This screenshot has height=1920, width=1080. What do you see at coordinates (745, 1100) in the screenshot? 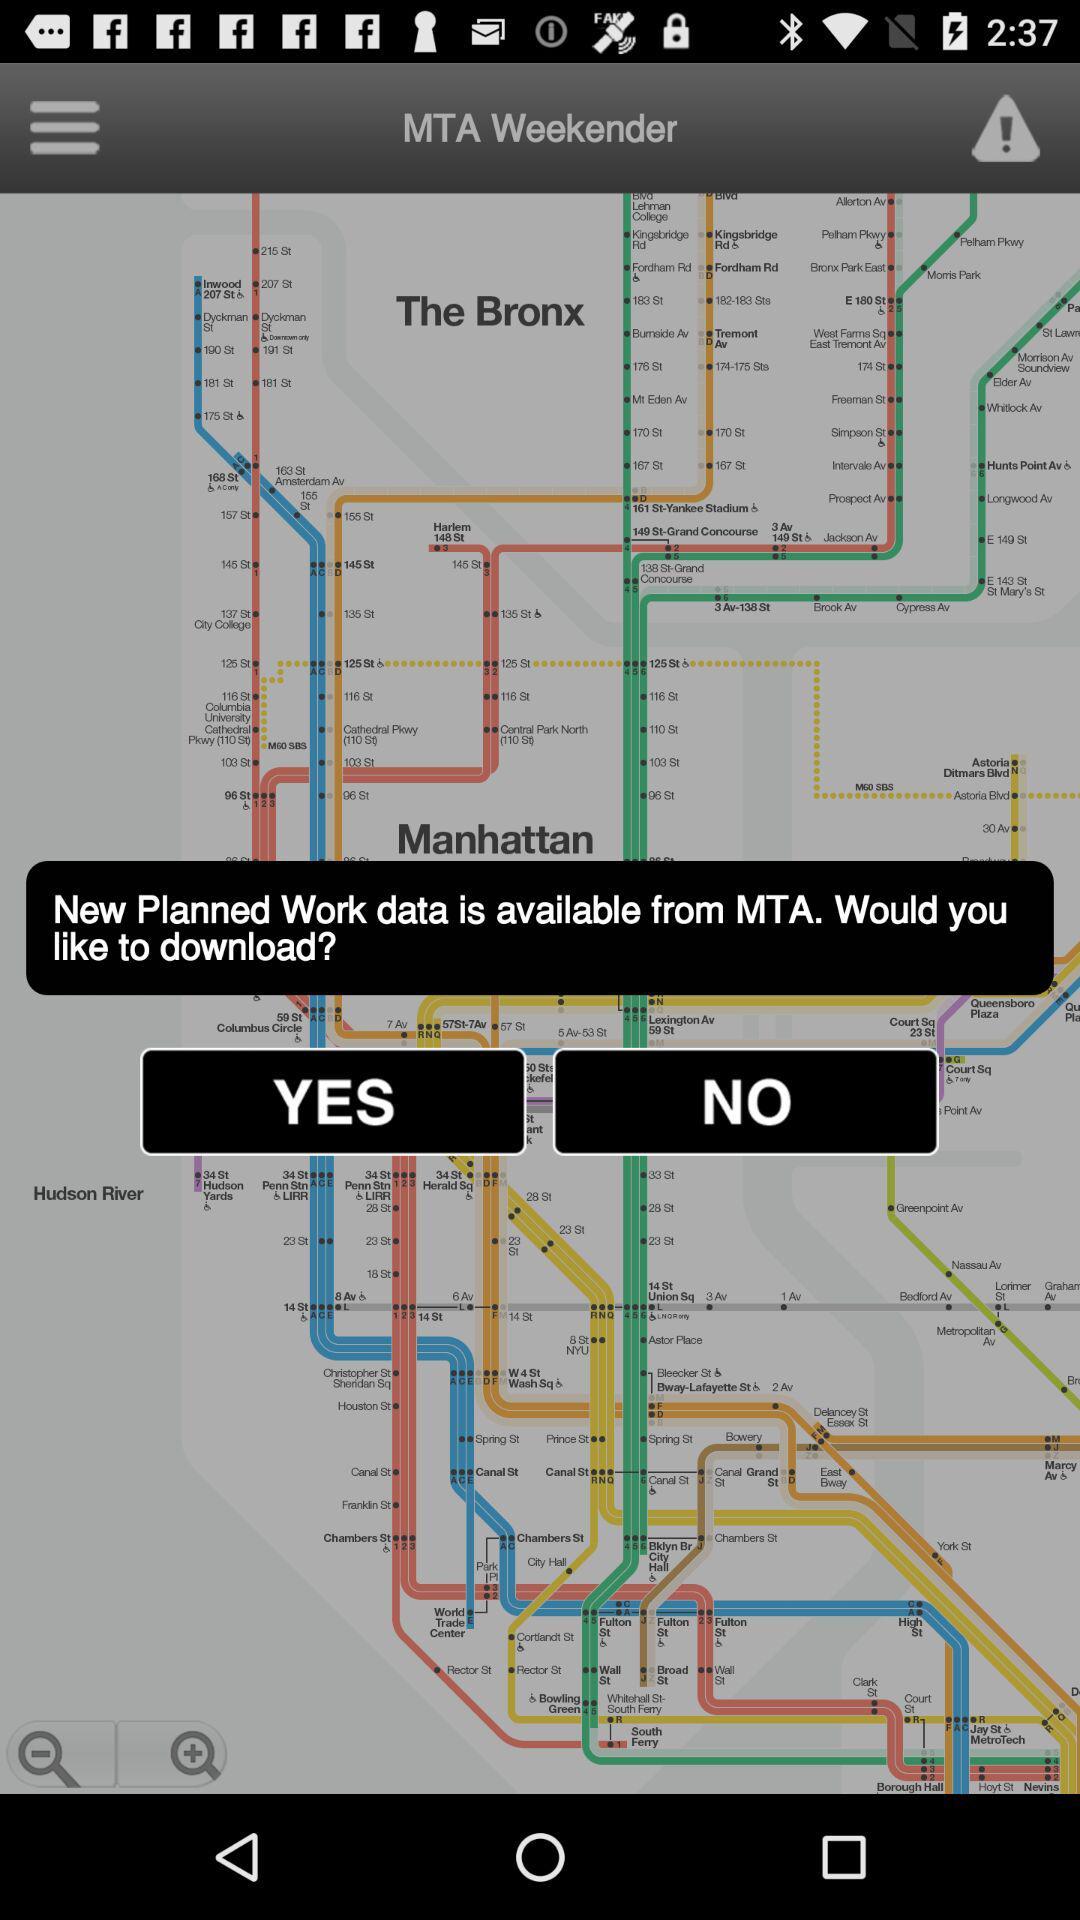
I see `app below the new planned work icon` at bounding box center [745, 1100].